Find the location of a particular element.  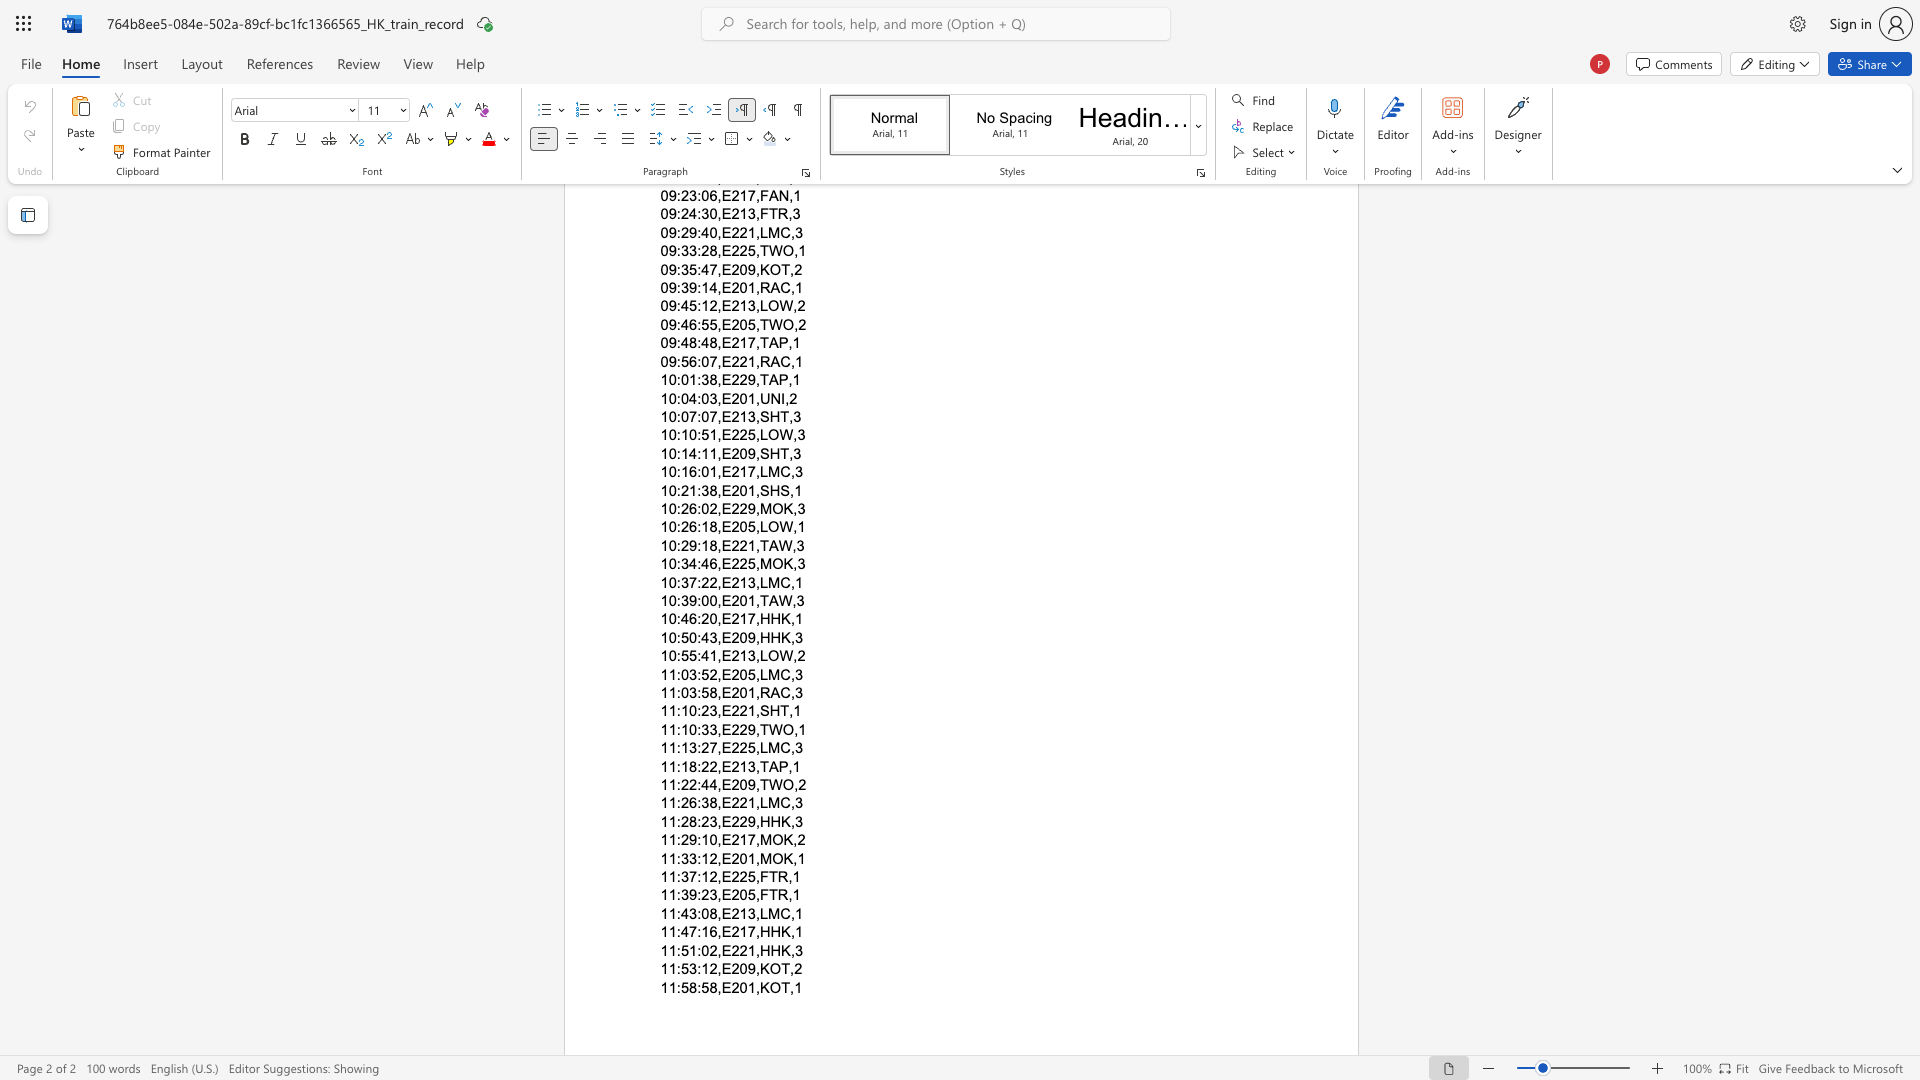

the subset text "221,LMC,3" within the text "11:26:38,E221,LMC,3" is located at coordinates (730, 802).